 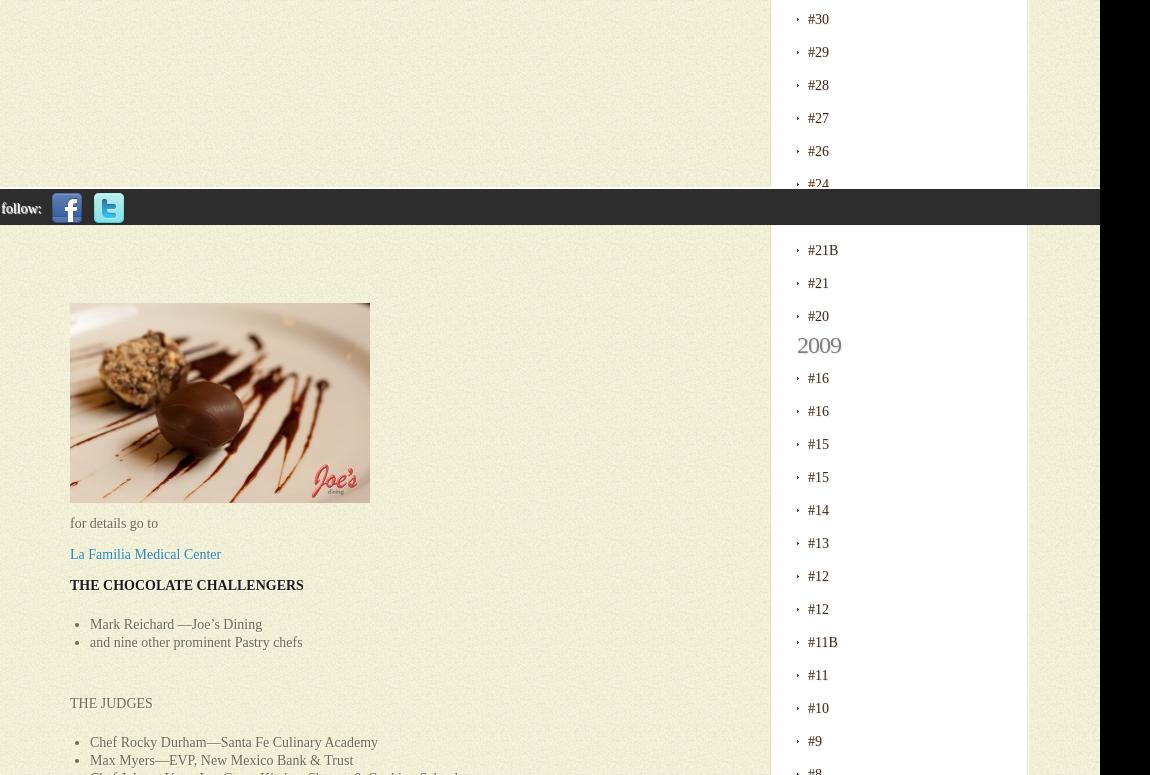 I want to click on '#10', so click(x=817, y=708).